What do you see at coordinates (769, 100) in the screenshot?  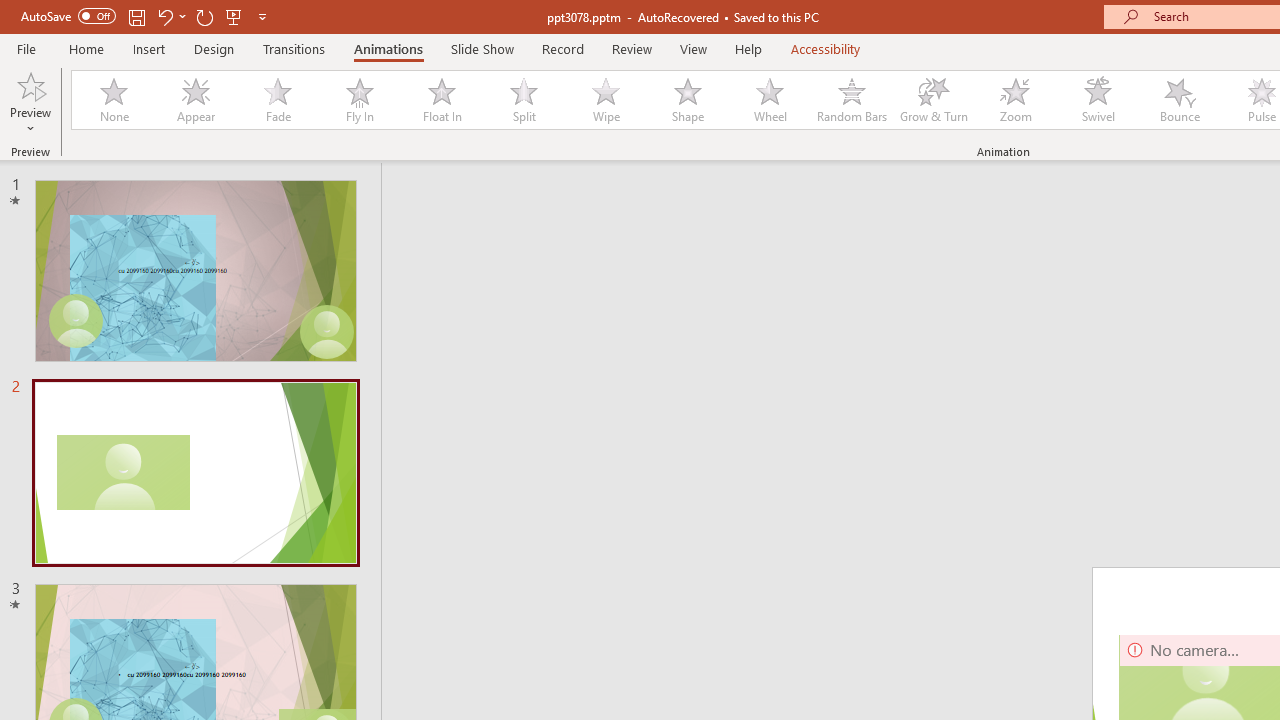 I see `'Wheel'` at bounding box center [769, 100].